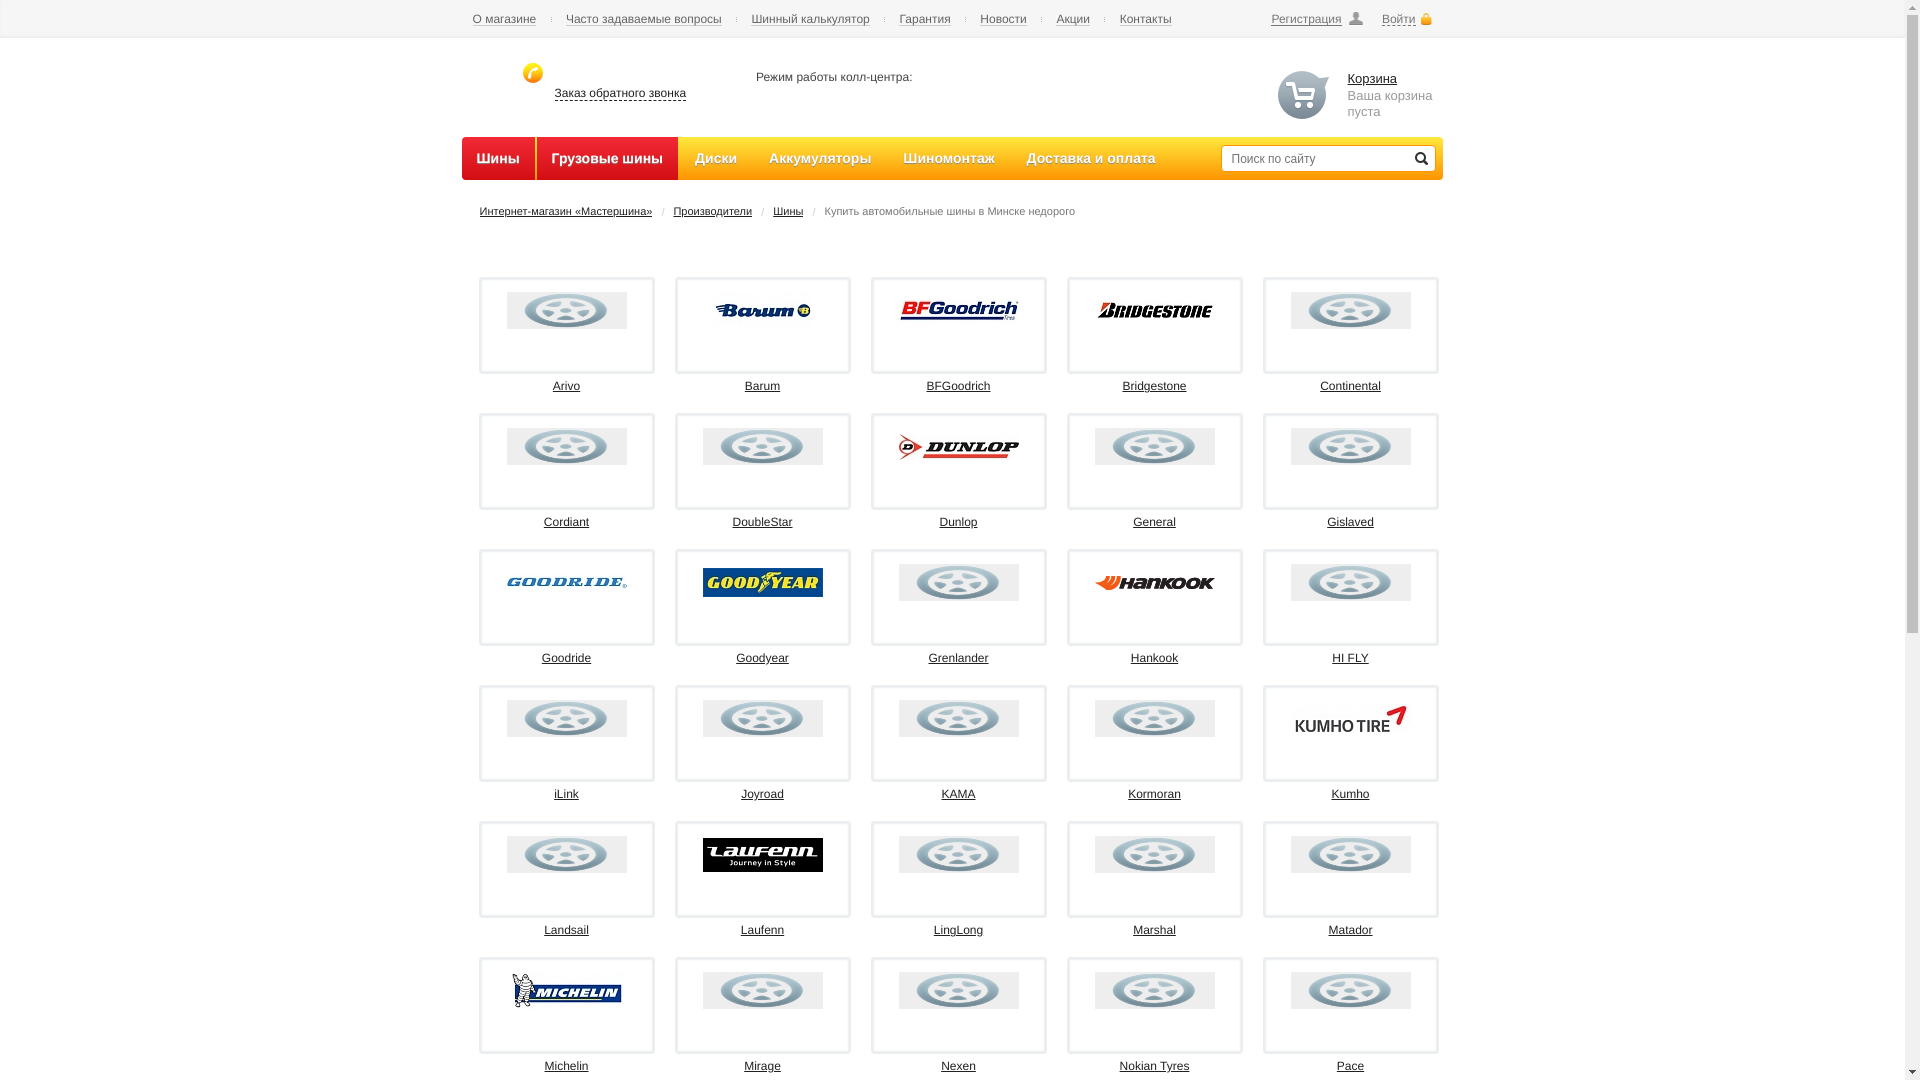 The width and height of the screenshot is (1920, 1080). Describe the element at coordinates (957, 854) in the screenshot. I see `'LingLong'` at that location.